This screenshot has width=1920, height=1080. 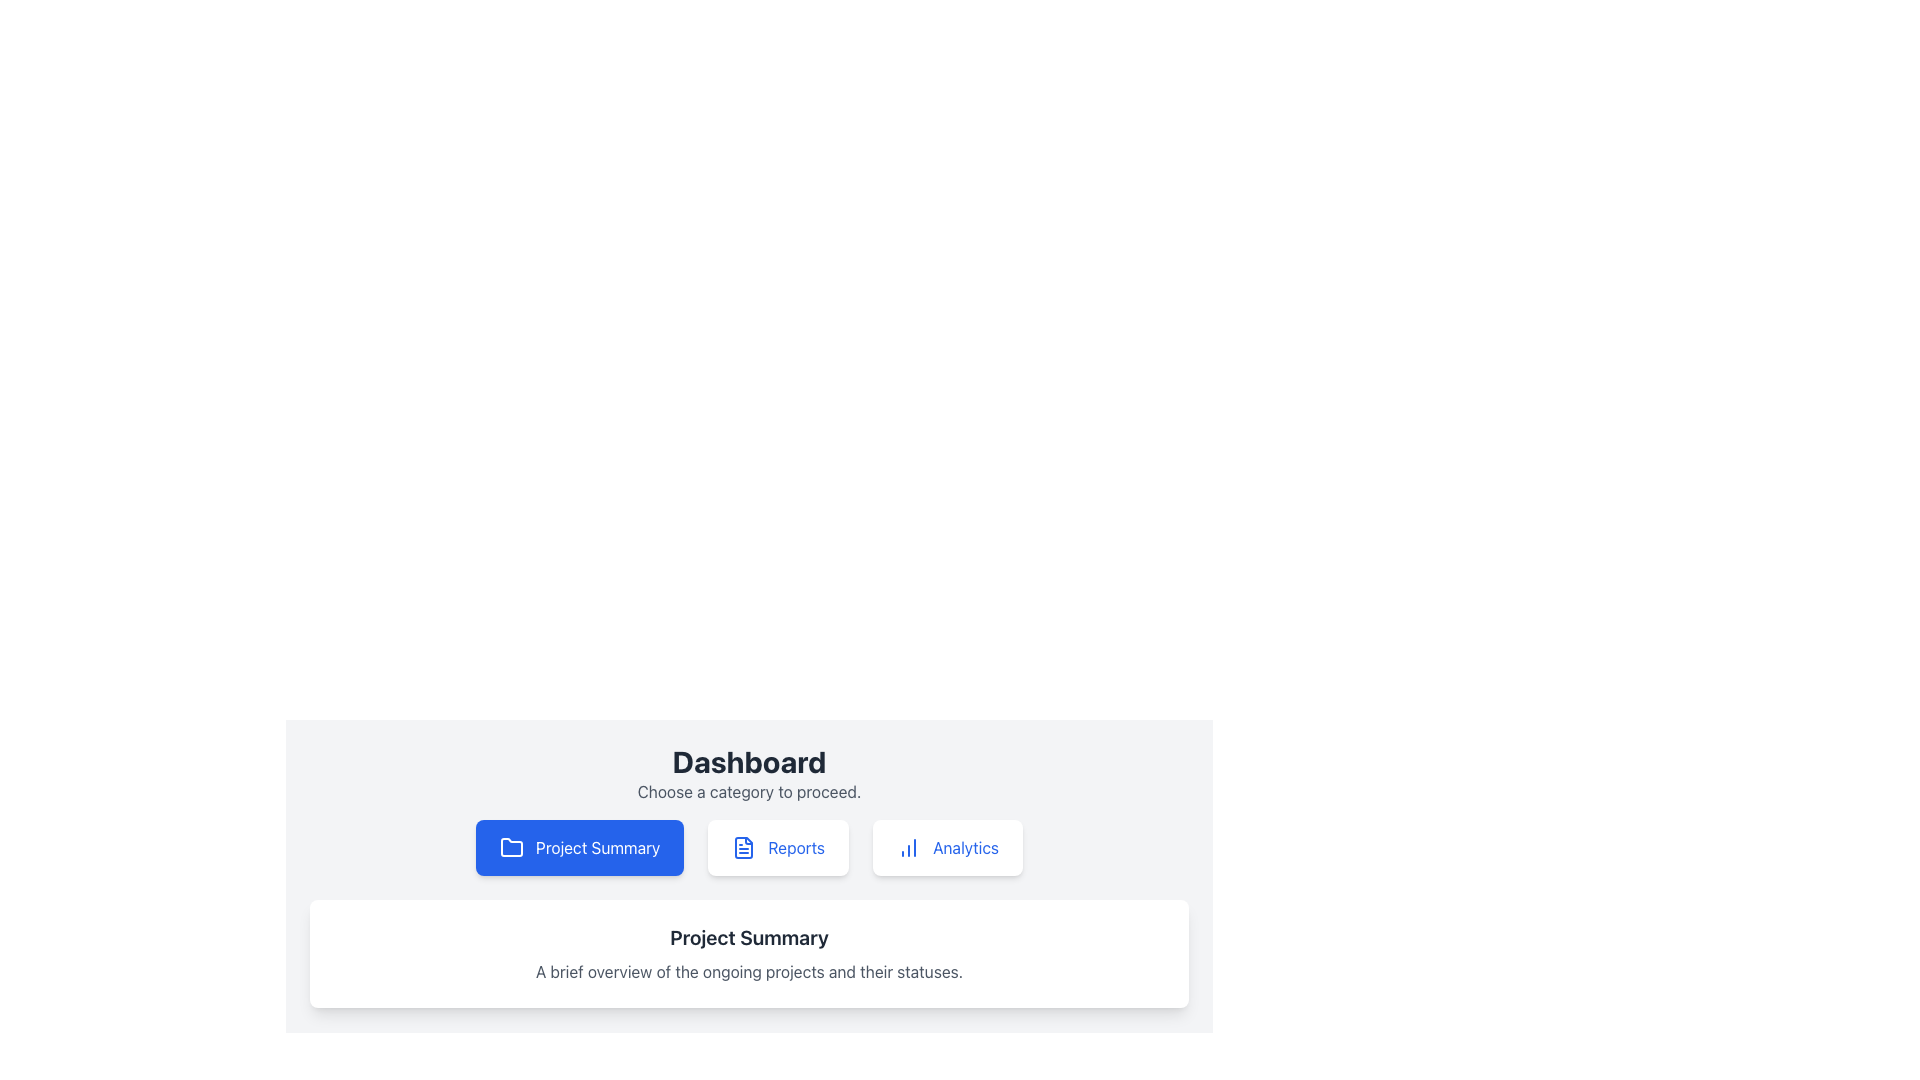 What do you see at coordinates (908, 848) in the screenshot?
I see `the 'Analytics' button by clicking on the icon located in the bottom-right corner of the primary button group, to the left of the text 'Analytics'` at bounding box center [908, 848].